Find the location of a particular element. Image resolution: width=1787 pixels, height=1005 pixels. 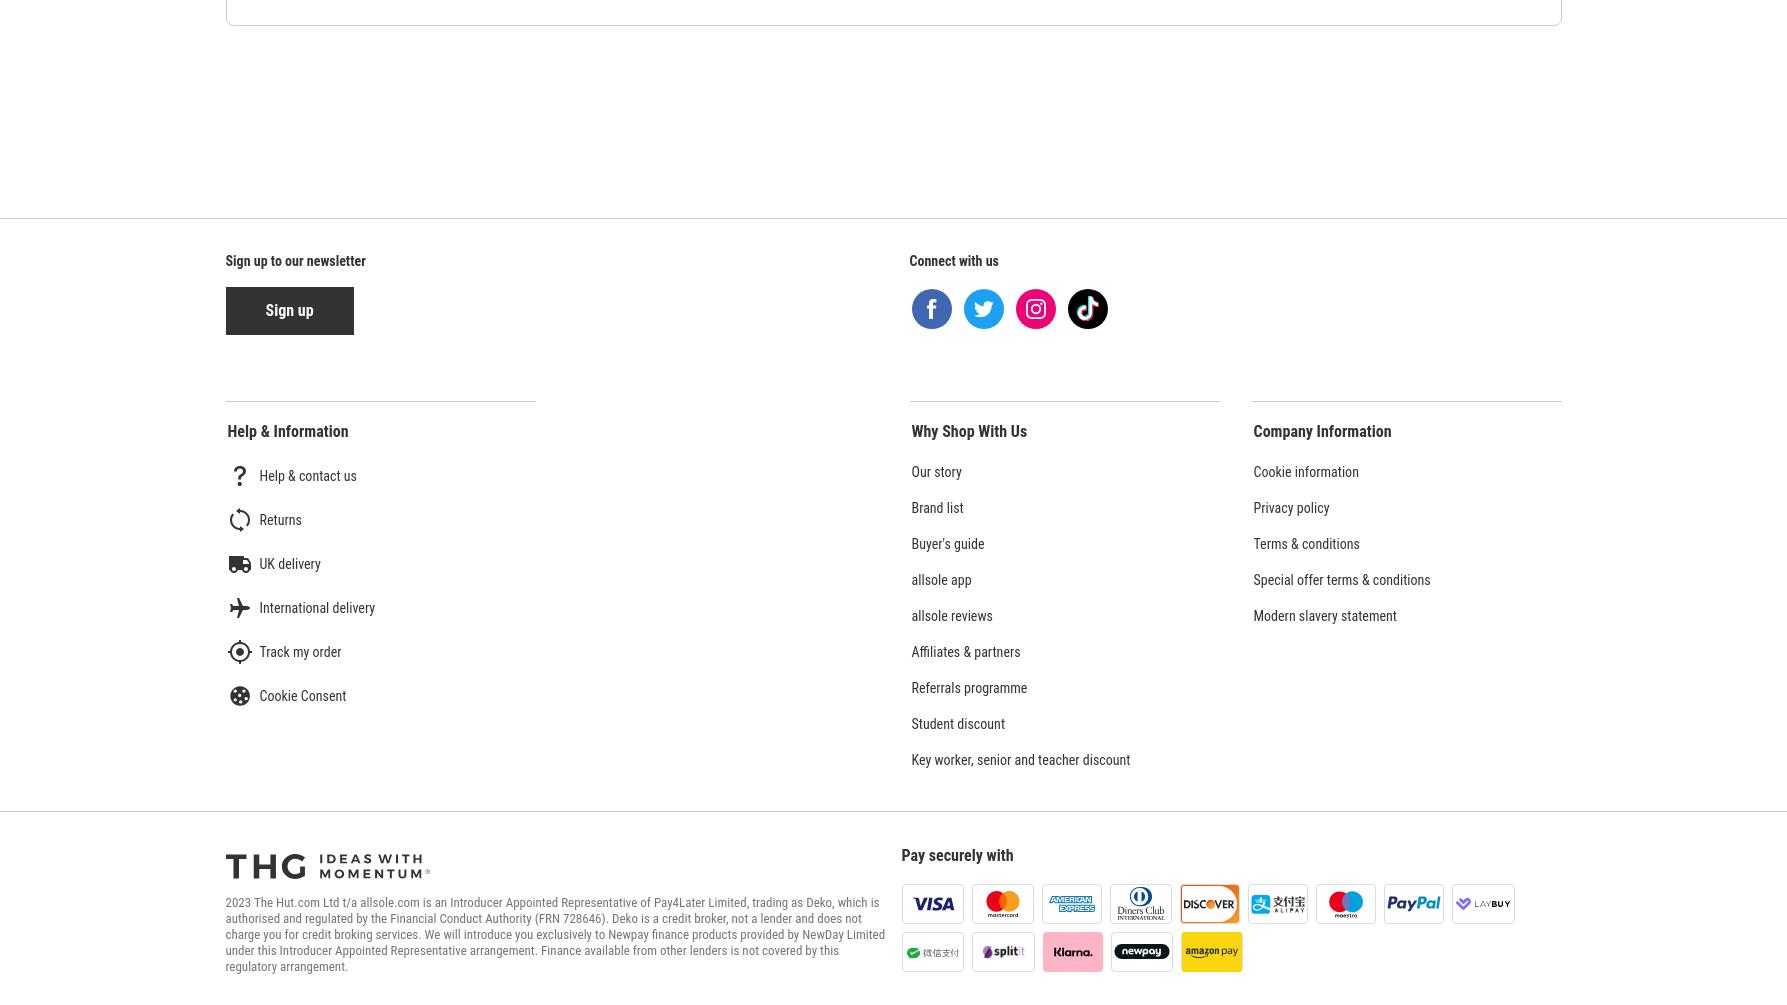

'UK delivery' is located at coordinates (288, 563).